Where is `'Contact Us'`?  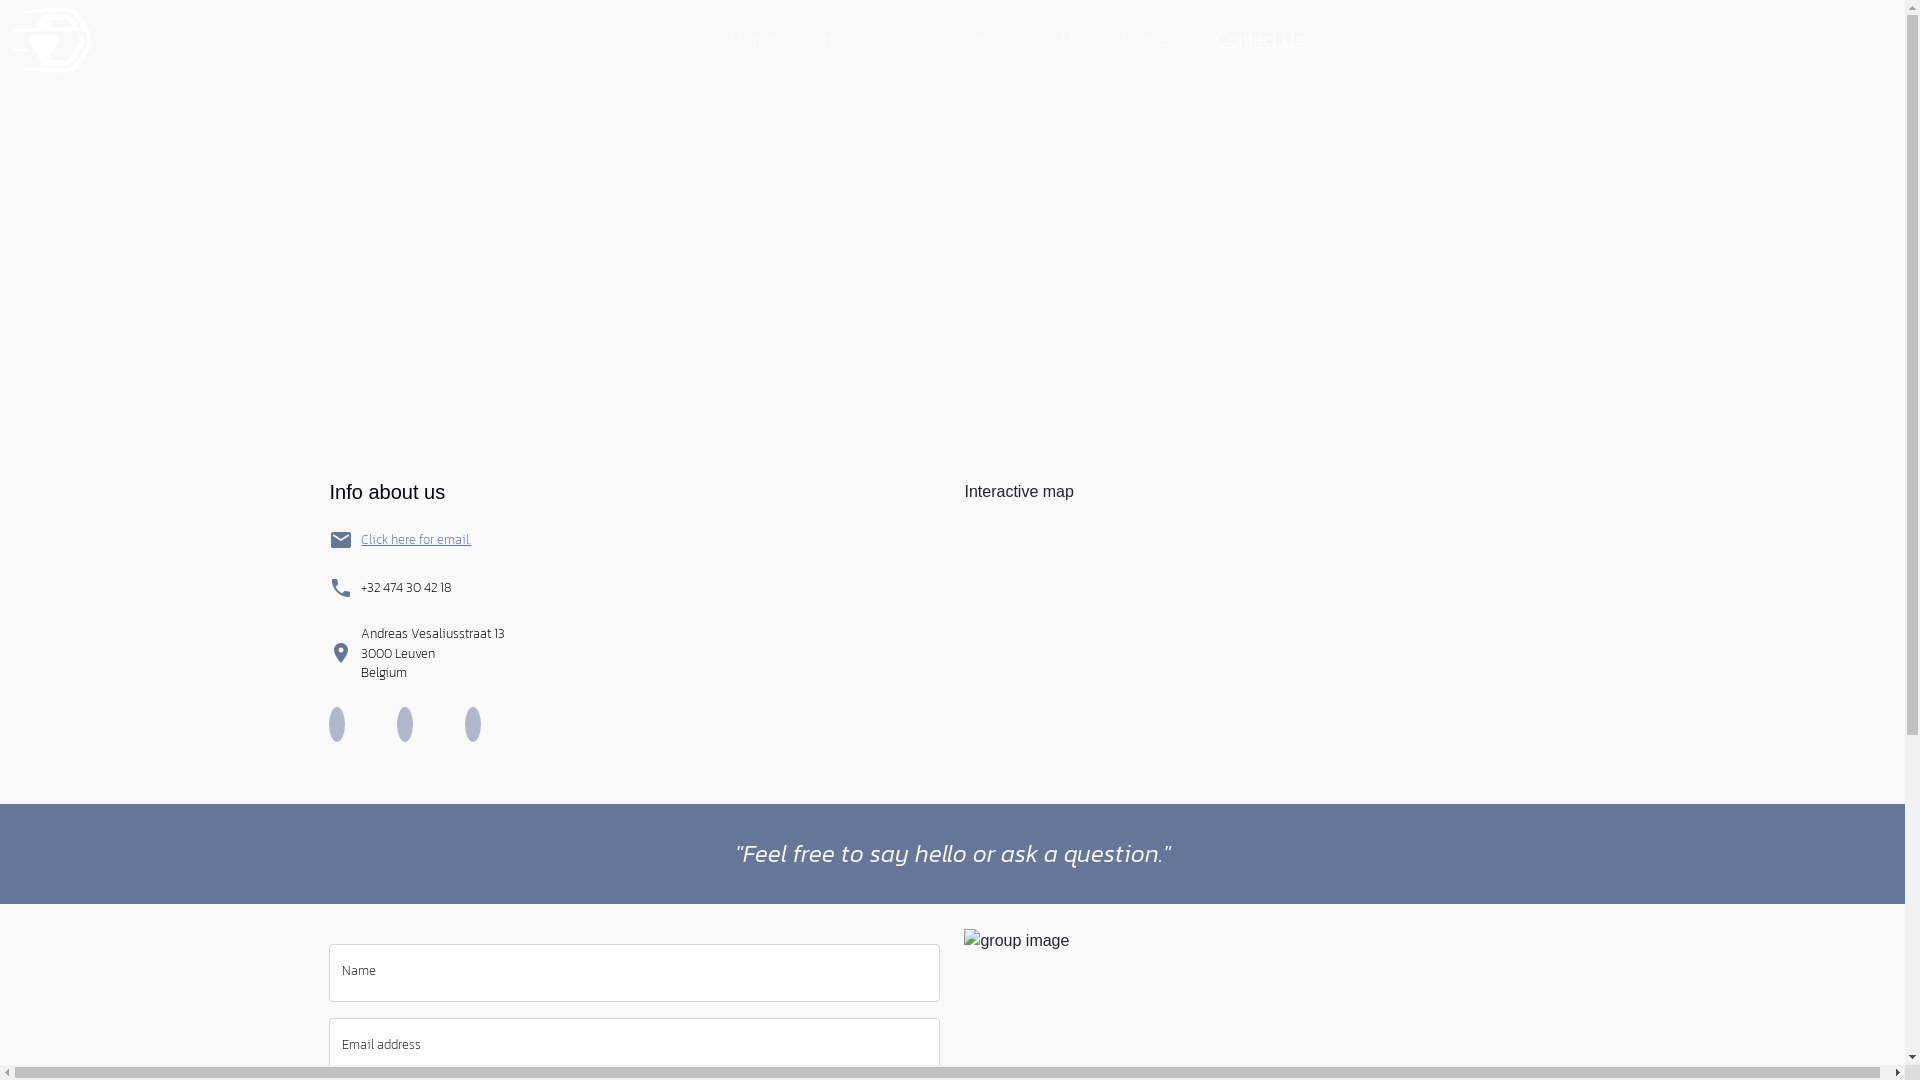 'Contact Us' is located at coordinates (1258, 39).